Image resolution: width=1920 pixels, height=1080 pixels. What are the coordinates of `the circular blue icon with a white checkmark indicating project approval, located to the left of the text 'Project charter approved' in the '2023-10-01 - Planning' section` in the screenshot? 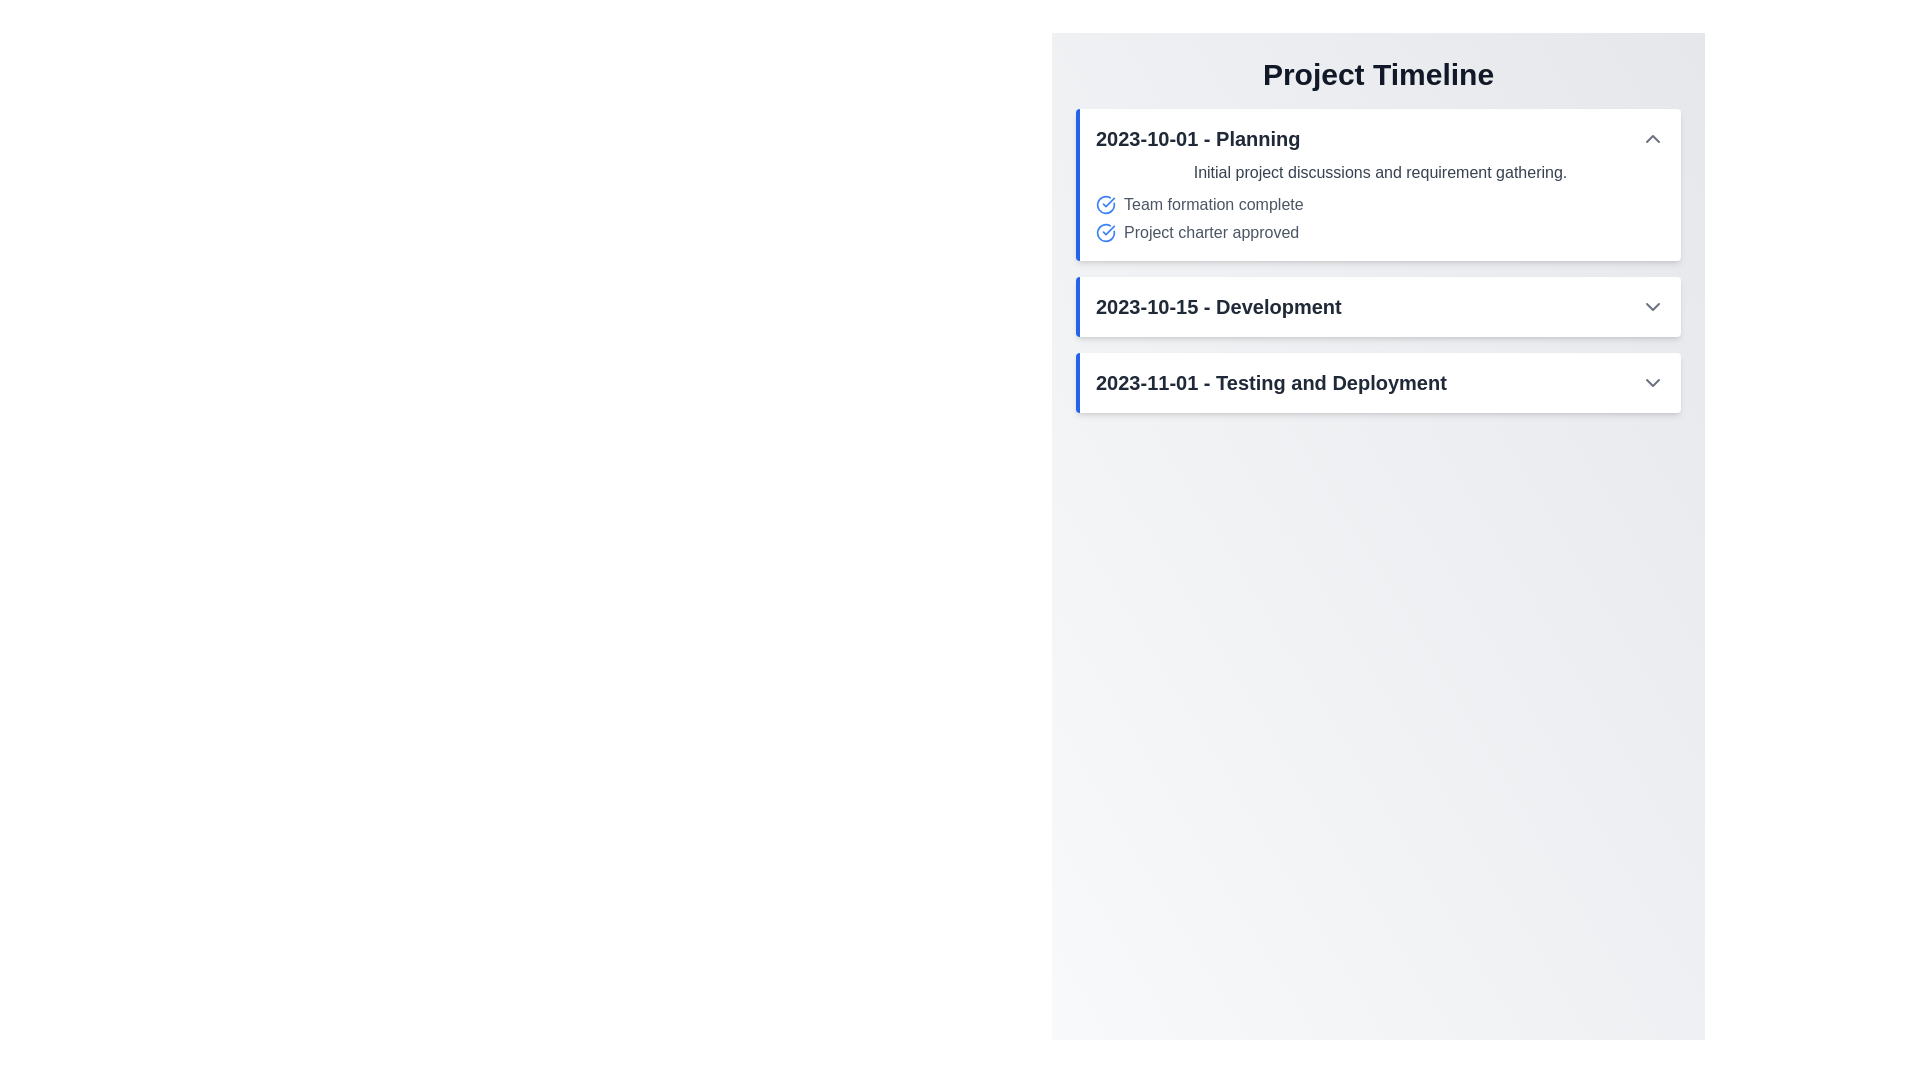 It's located at (1104, 231).